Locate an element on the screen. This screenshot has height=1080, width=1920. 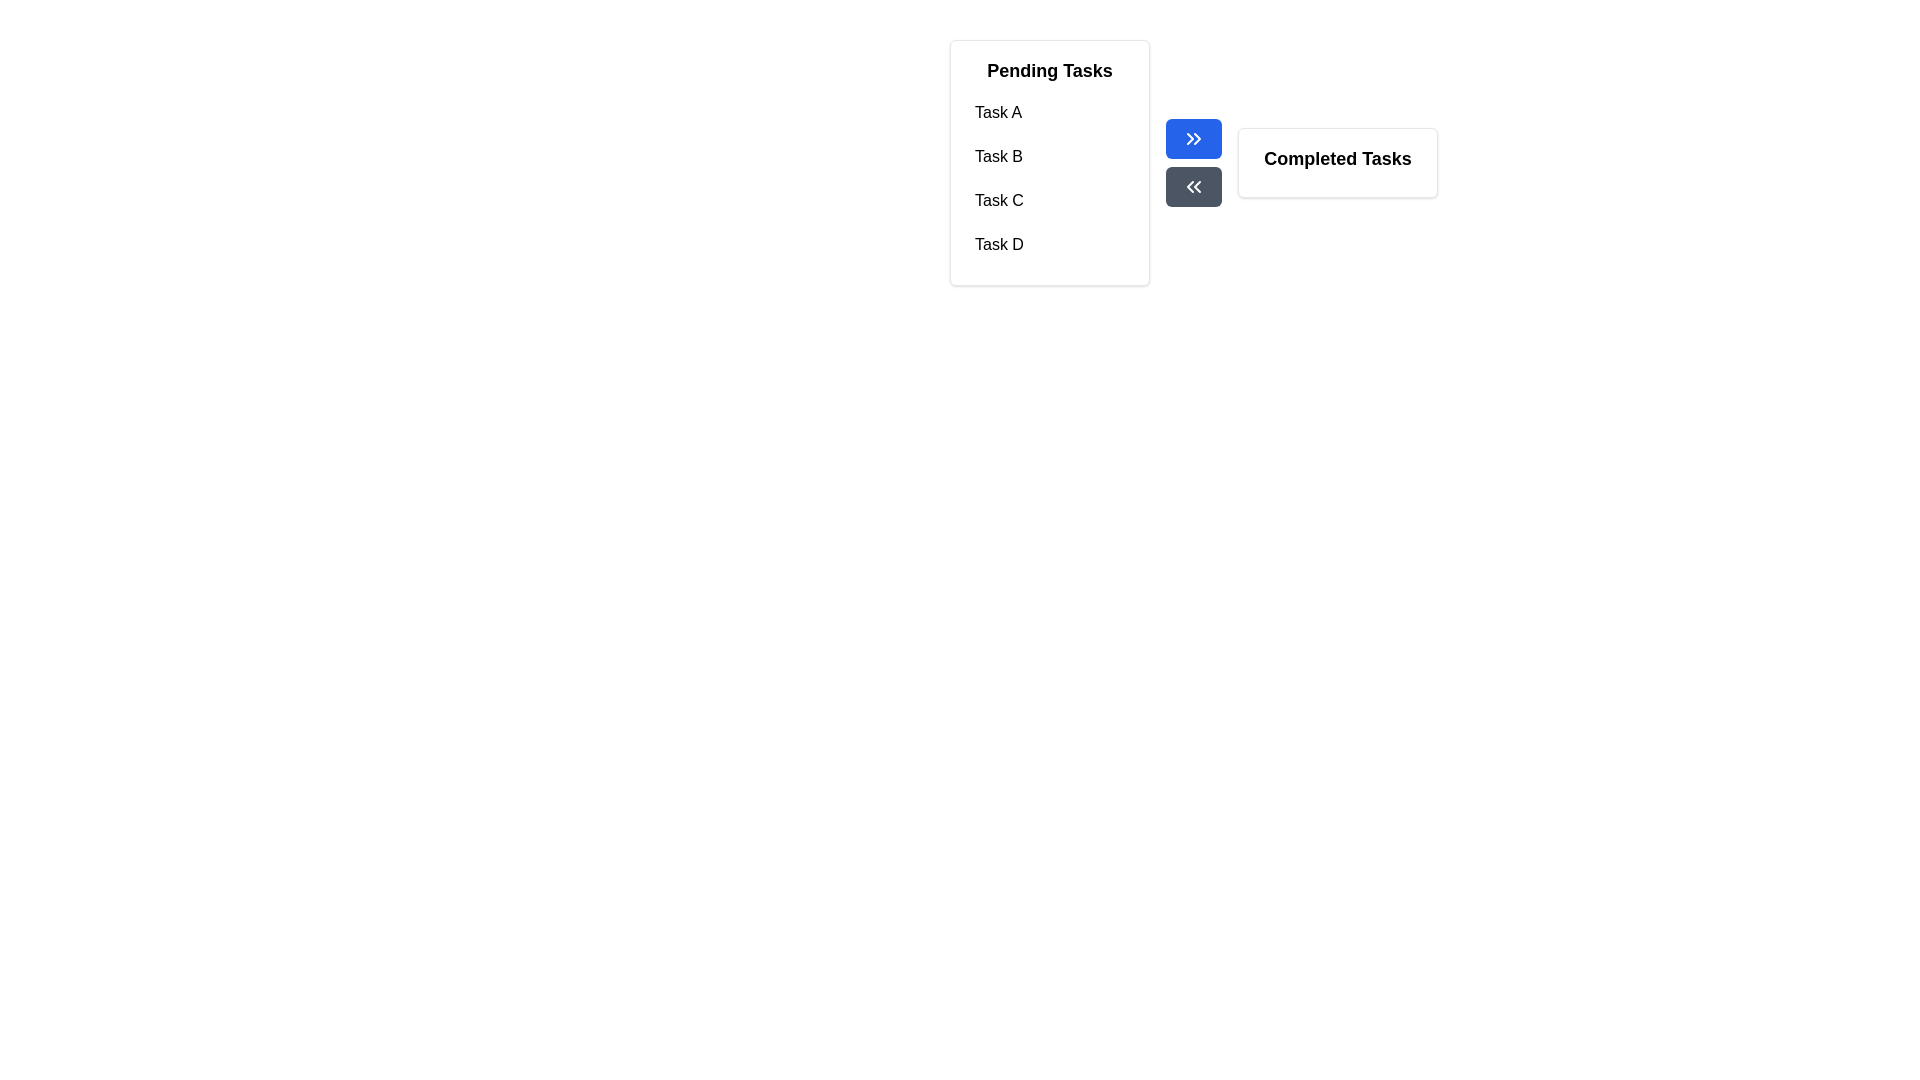
the 'Pending Tasks' header is located at coordinates (1049, 69).